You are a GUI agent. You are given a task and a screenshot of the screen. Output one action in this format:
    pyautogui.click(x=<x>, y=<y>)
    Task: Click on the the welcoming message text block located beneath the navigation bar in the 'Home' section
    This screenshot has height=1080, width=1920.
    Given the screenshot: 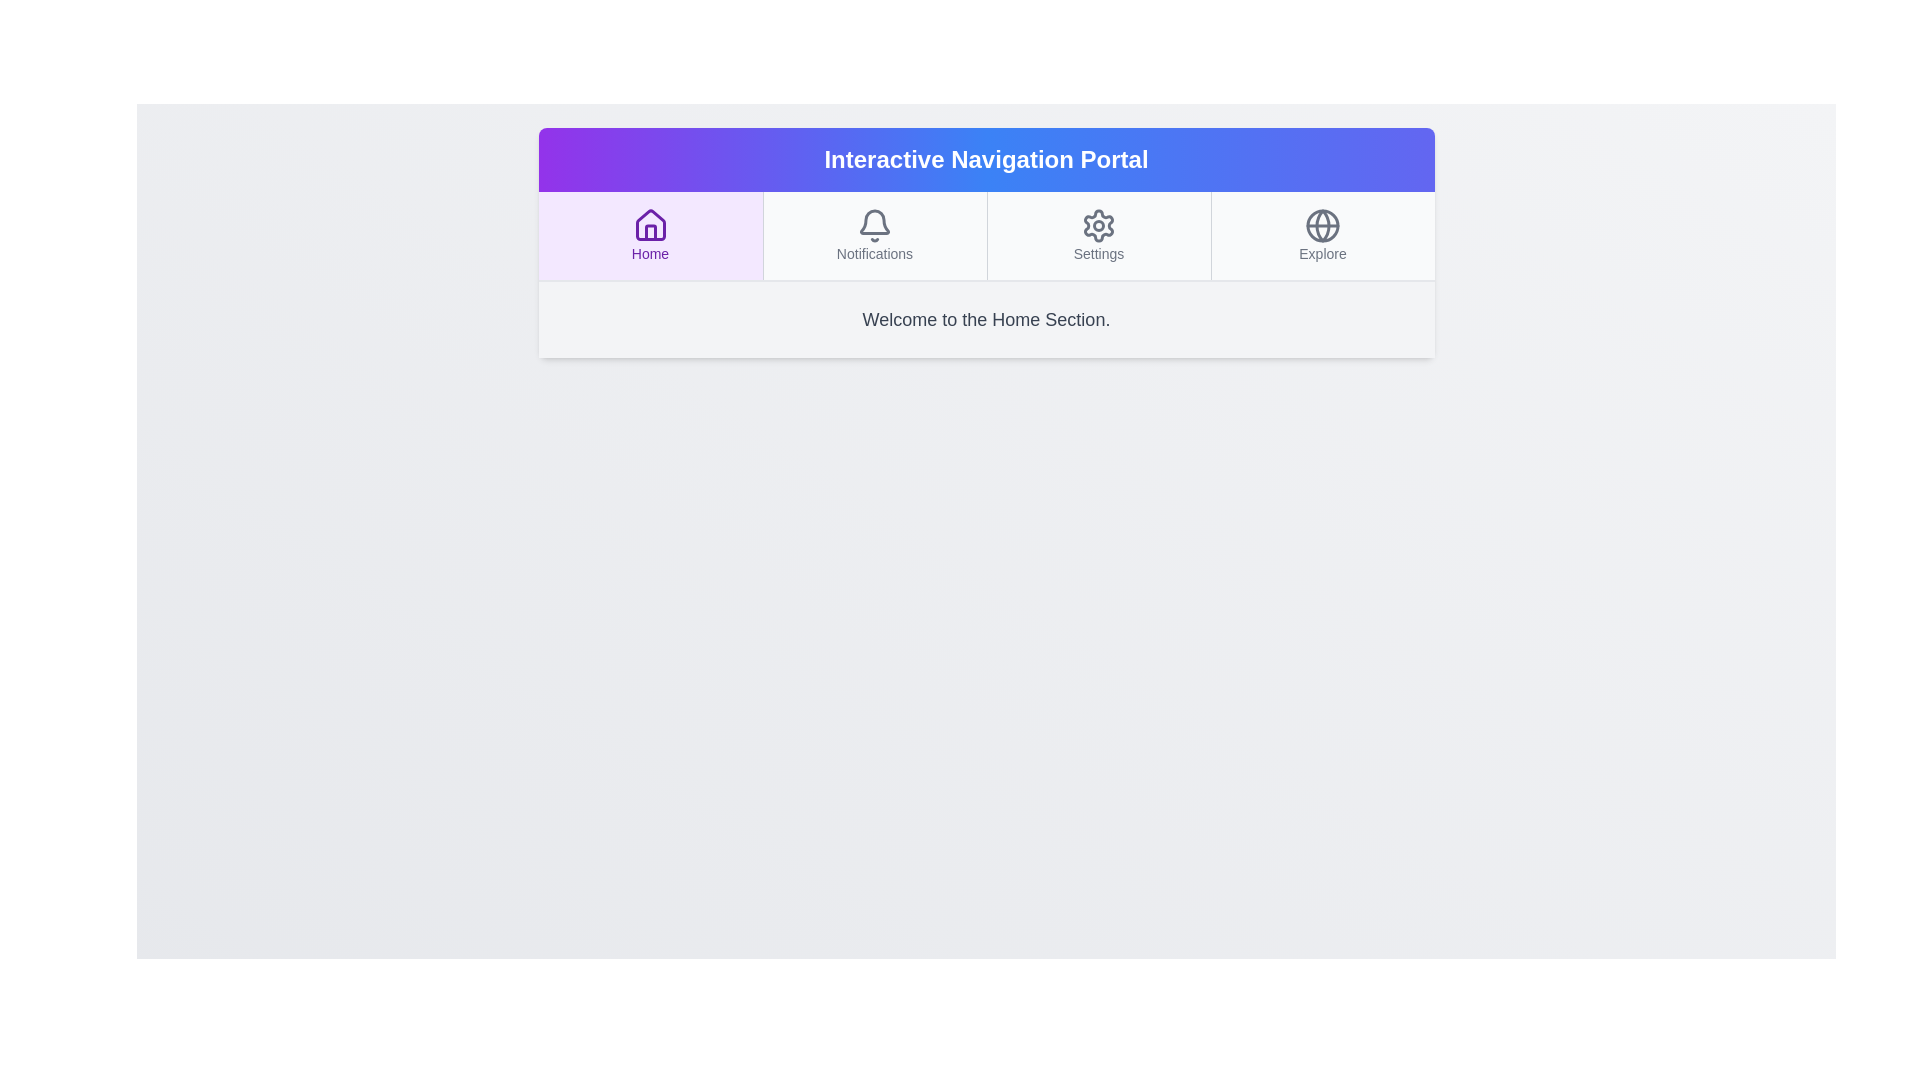 What is the action you would take?
    pyautogui.click(x=986, y=319)
    